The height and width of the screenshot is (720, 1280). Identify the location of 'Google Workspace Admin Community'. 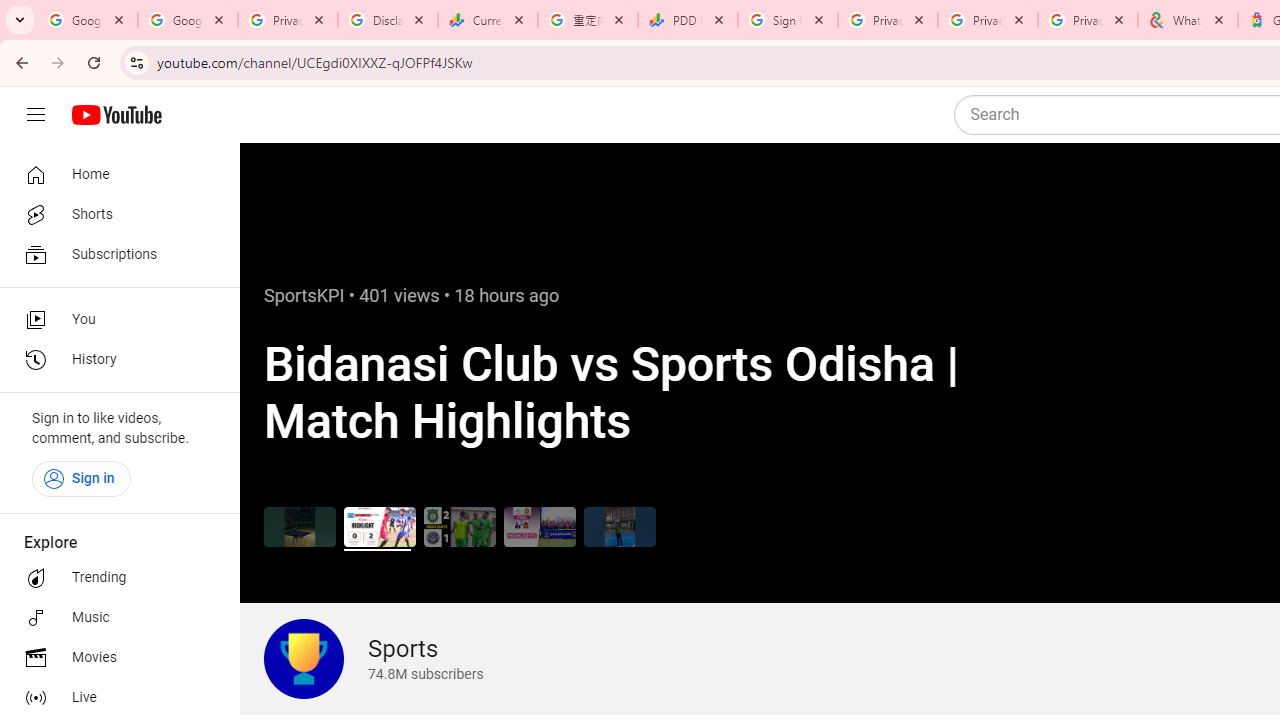
(86, 20).